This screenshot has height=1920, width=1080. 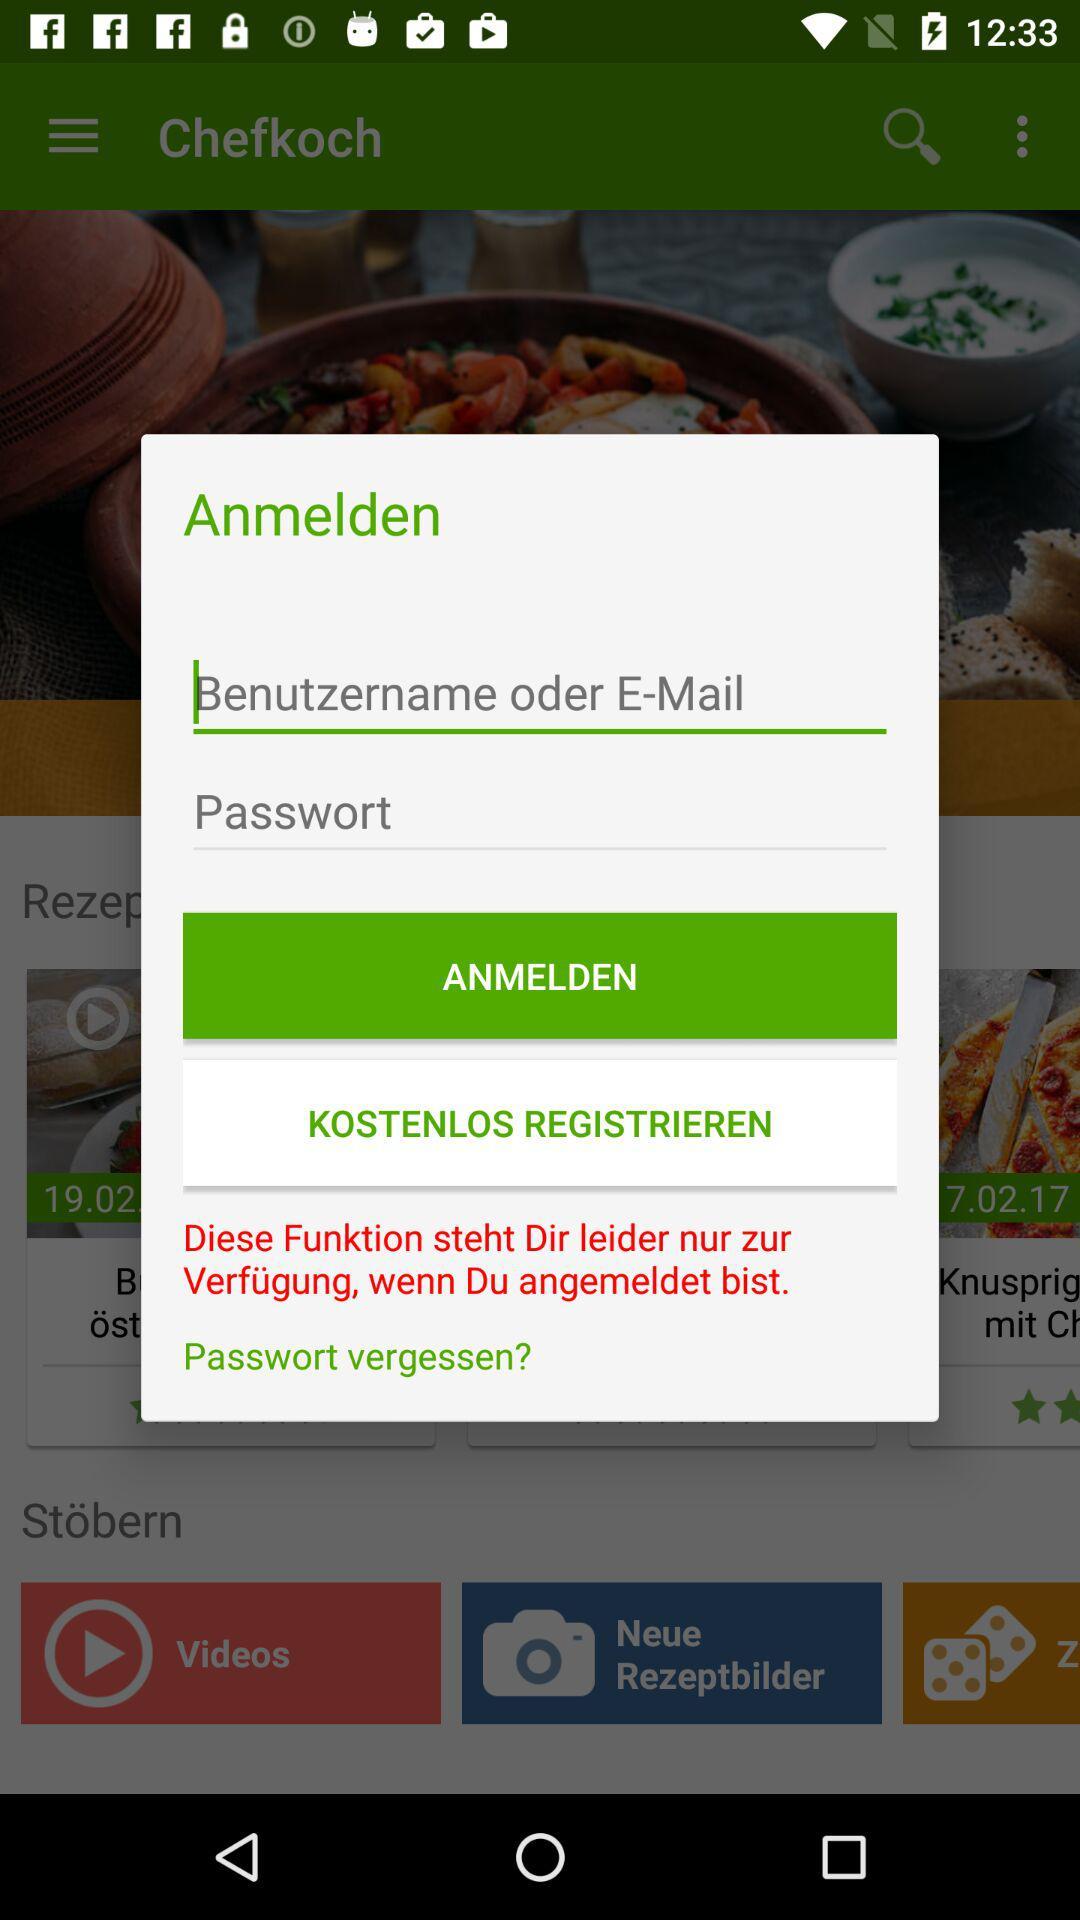 I want to click on kostenlos registrieren item, so click(x=540, y=1122).